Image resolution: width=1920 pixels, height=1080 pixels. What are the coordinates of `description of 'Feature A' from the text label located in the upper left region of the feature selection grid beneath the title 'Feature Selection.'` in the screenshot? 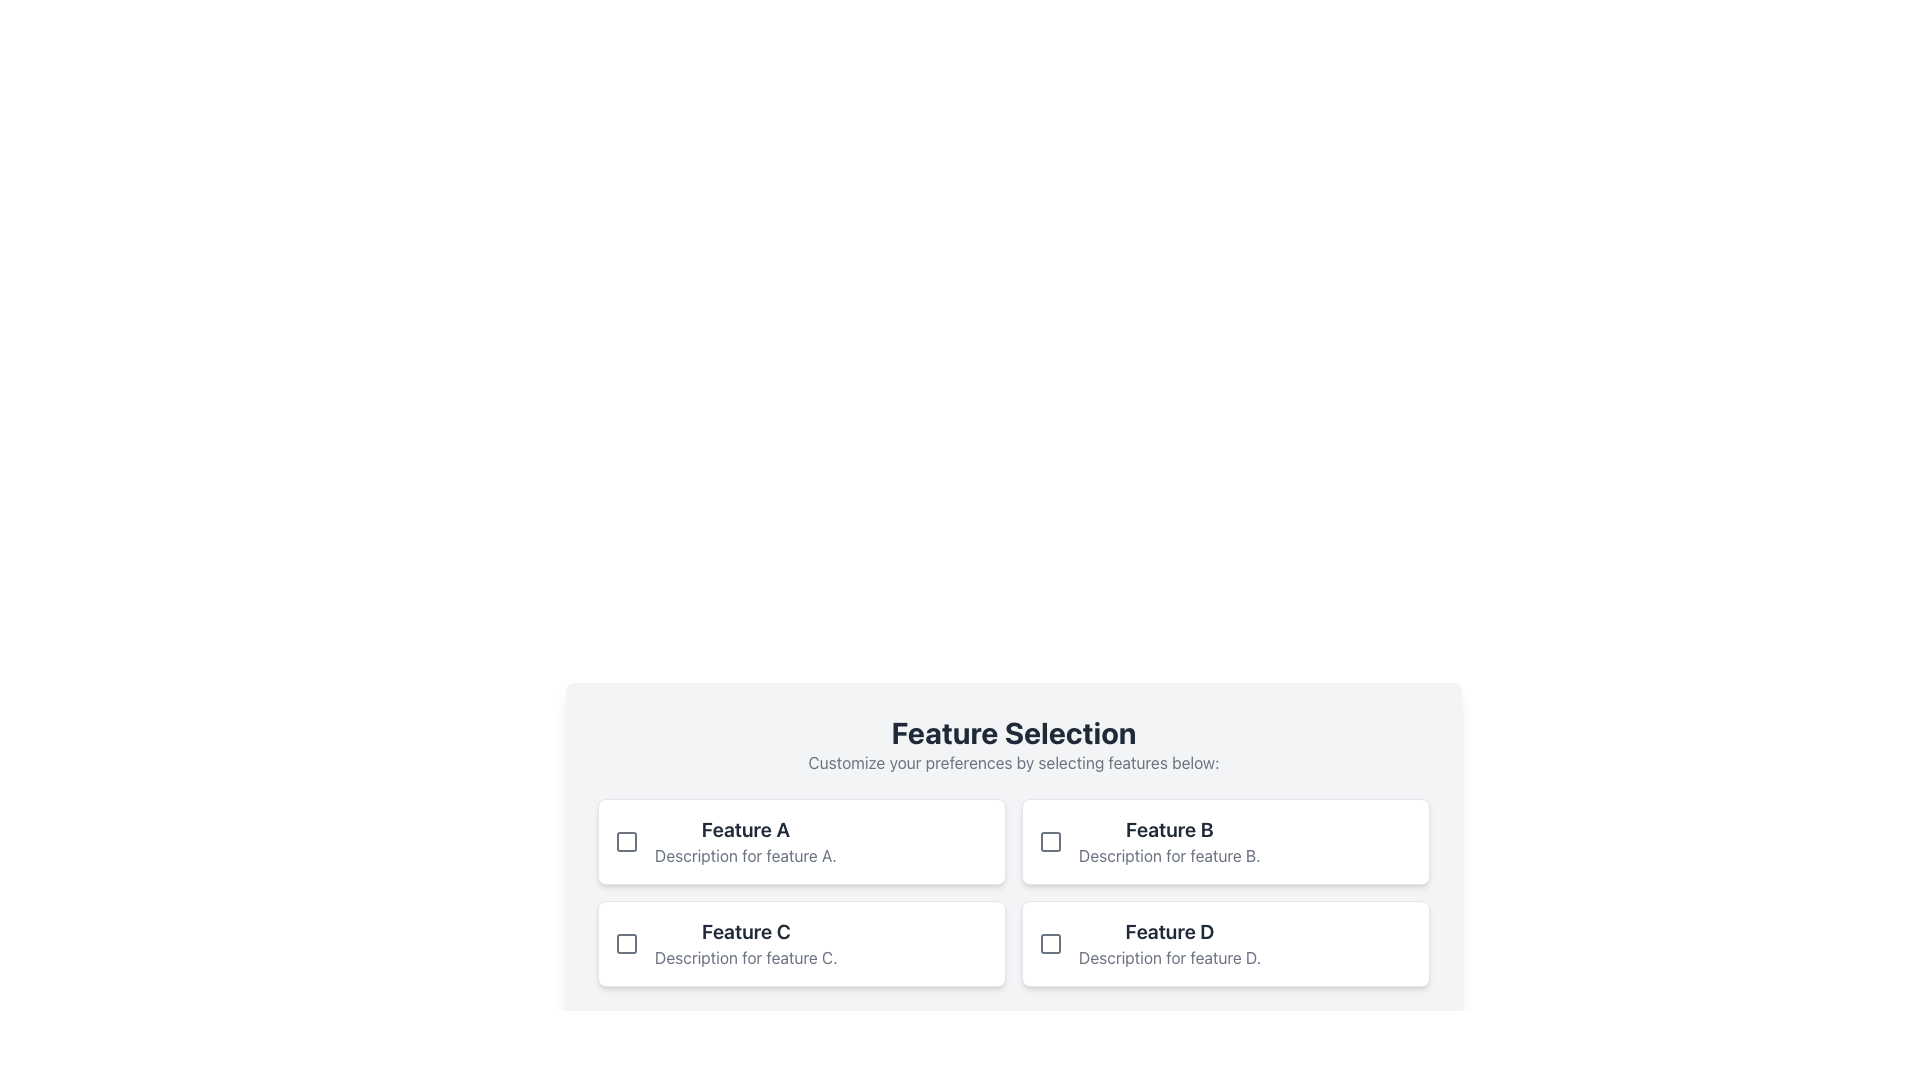 It's located at (744, 841).